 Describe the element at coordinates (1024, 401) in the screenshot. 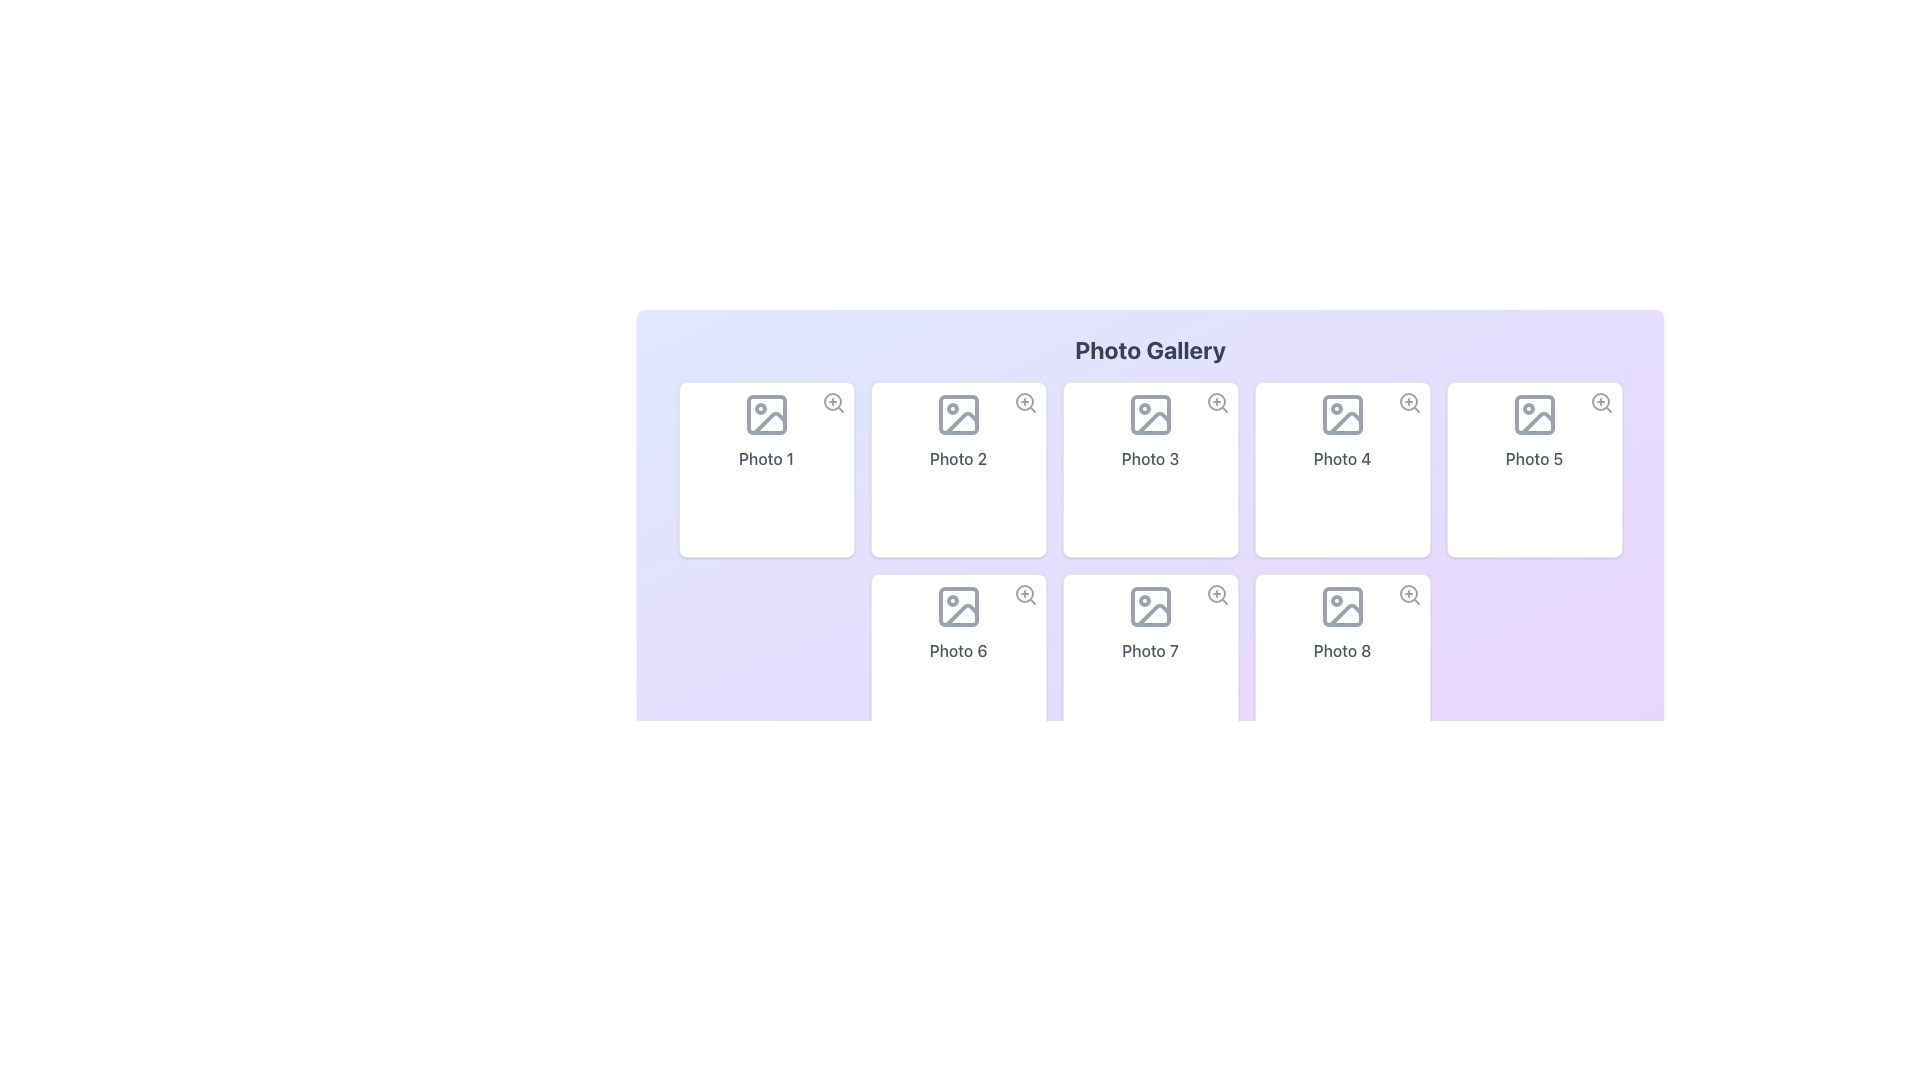

I see `the SVG circle element that visually represents the zoom-in feature in the photo gallery interface for 'Photo 2'` at that location.